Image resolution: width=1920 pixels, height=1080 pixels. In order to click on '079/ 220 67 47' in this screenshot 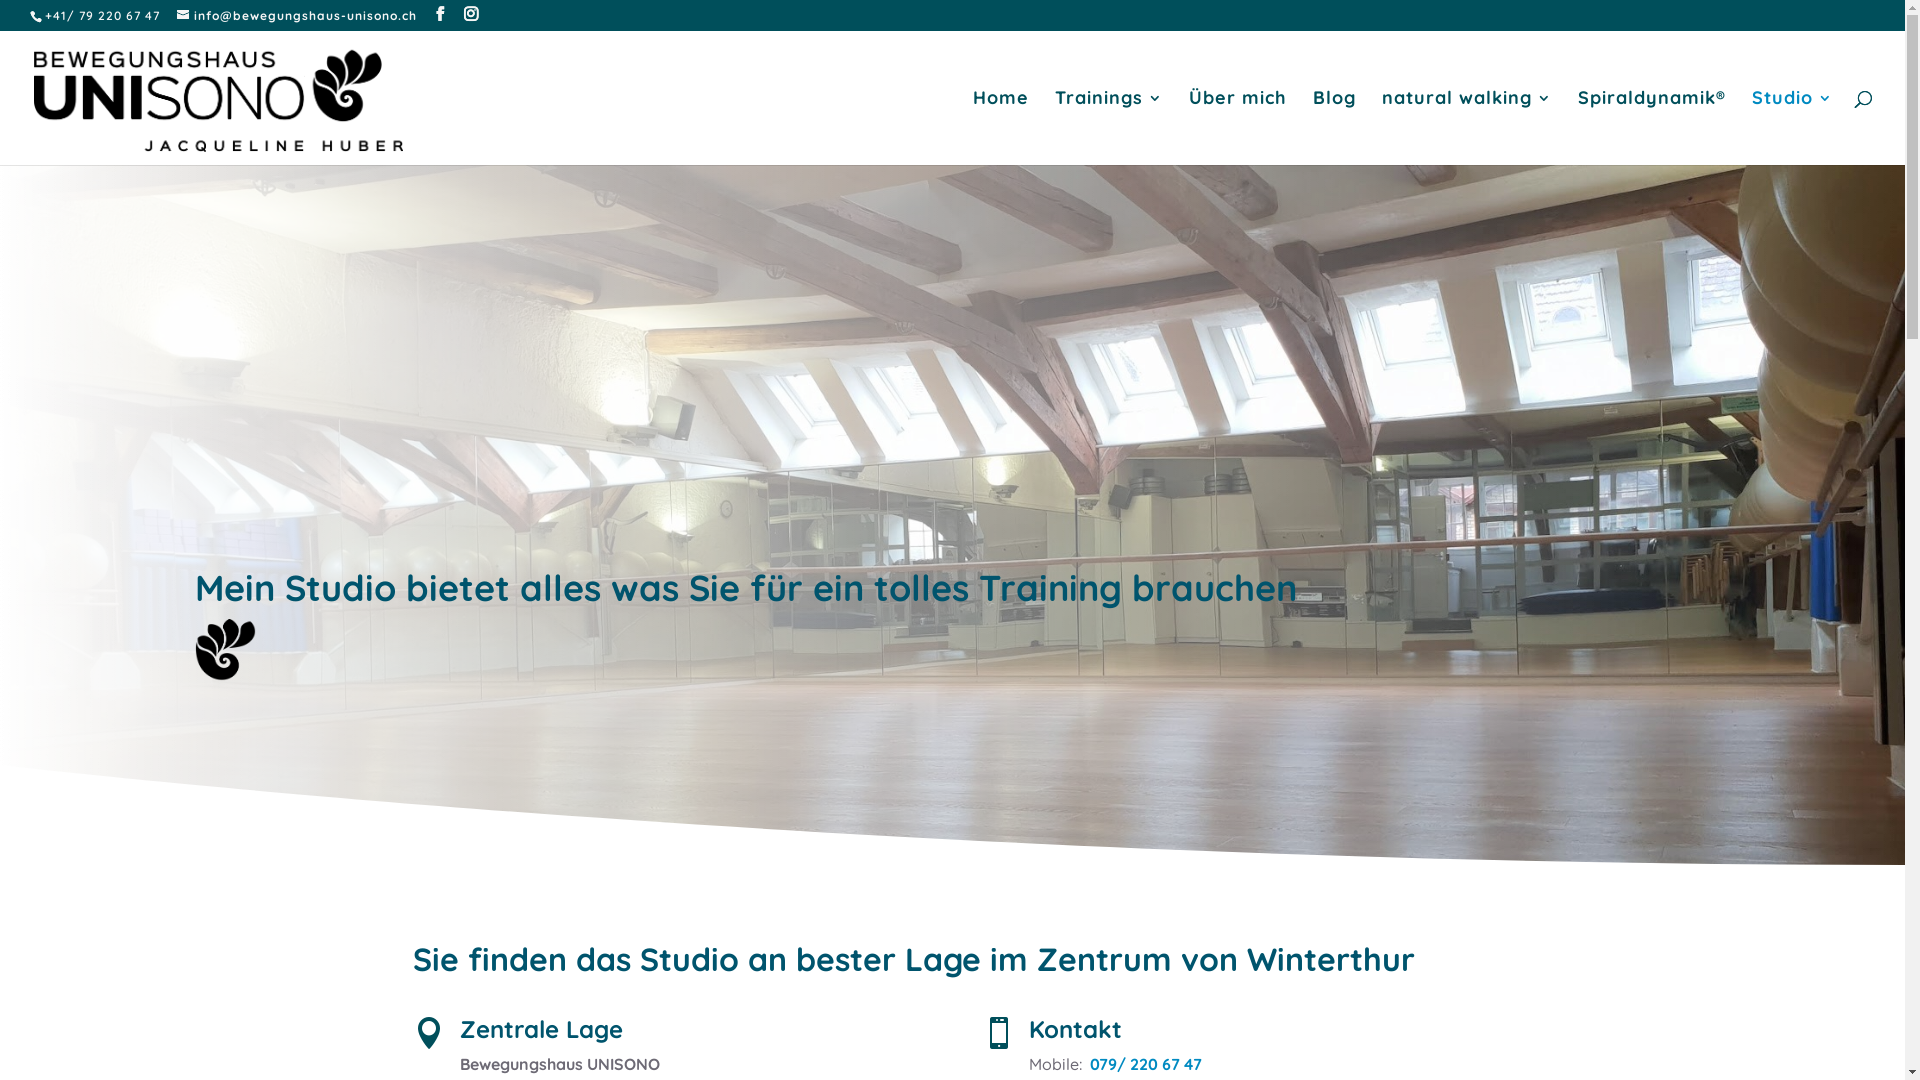, I will do `click(1146, 1063)`.